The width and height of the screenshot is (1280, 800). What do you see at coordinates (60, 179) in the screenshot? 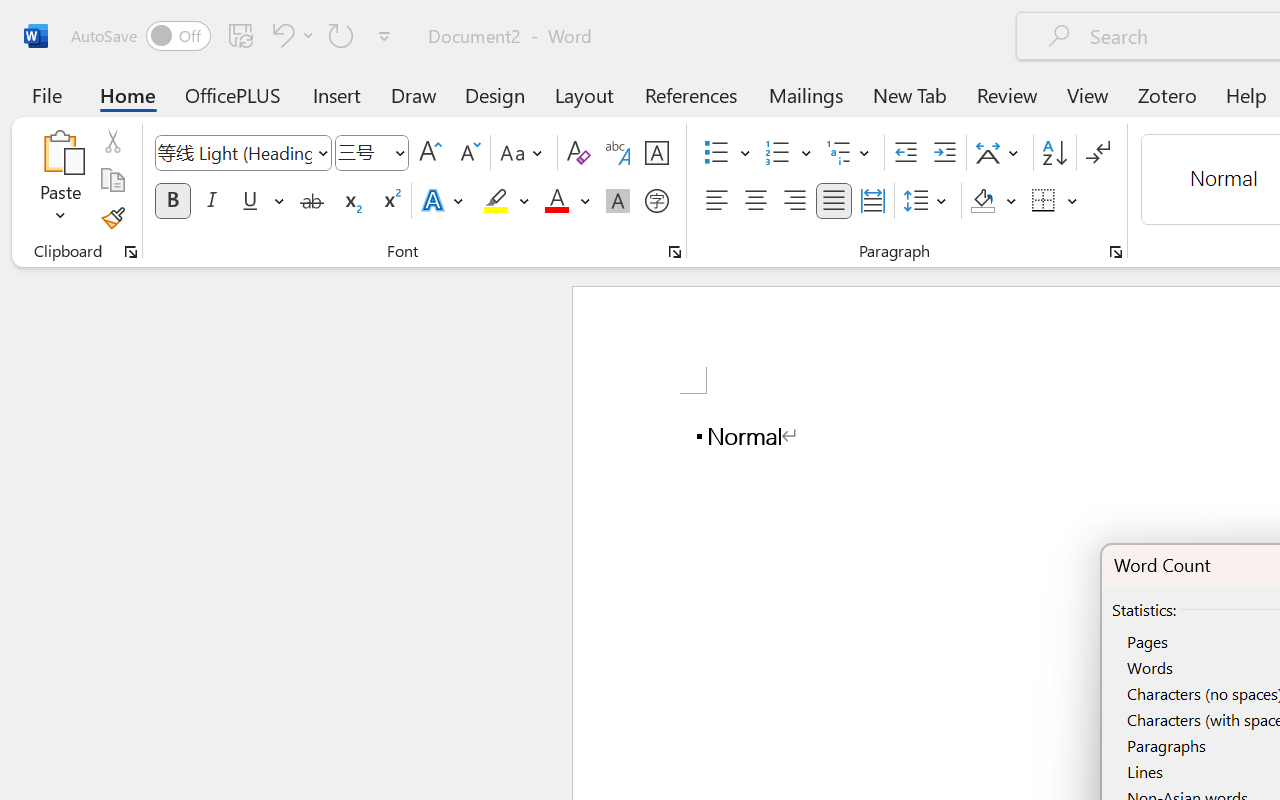
I see `'Paste'` at bounding box center [60, 179].